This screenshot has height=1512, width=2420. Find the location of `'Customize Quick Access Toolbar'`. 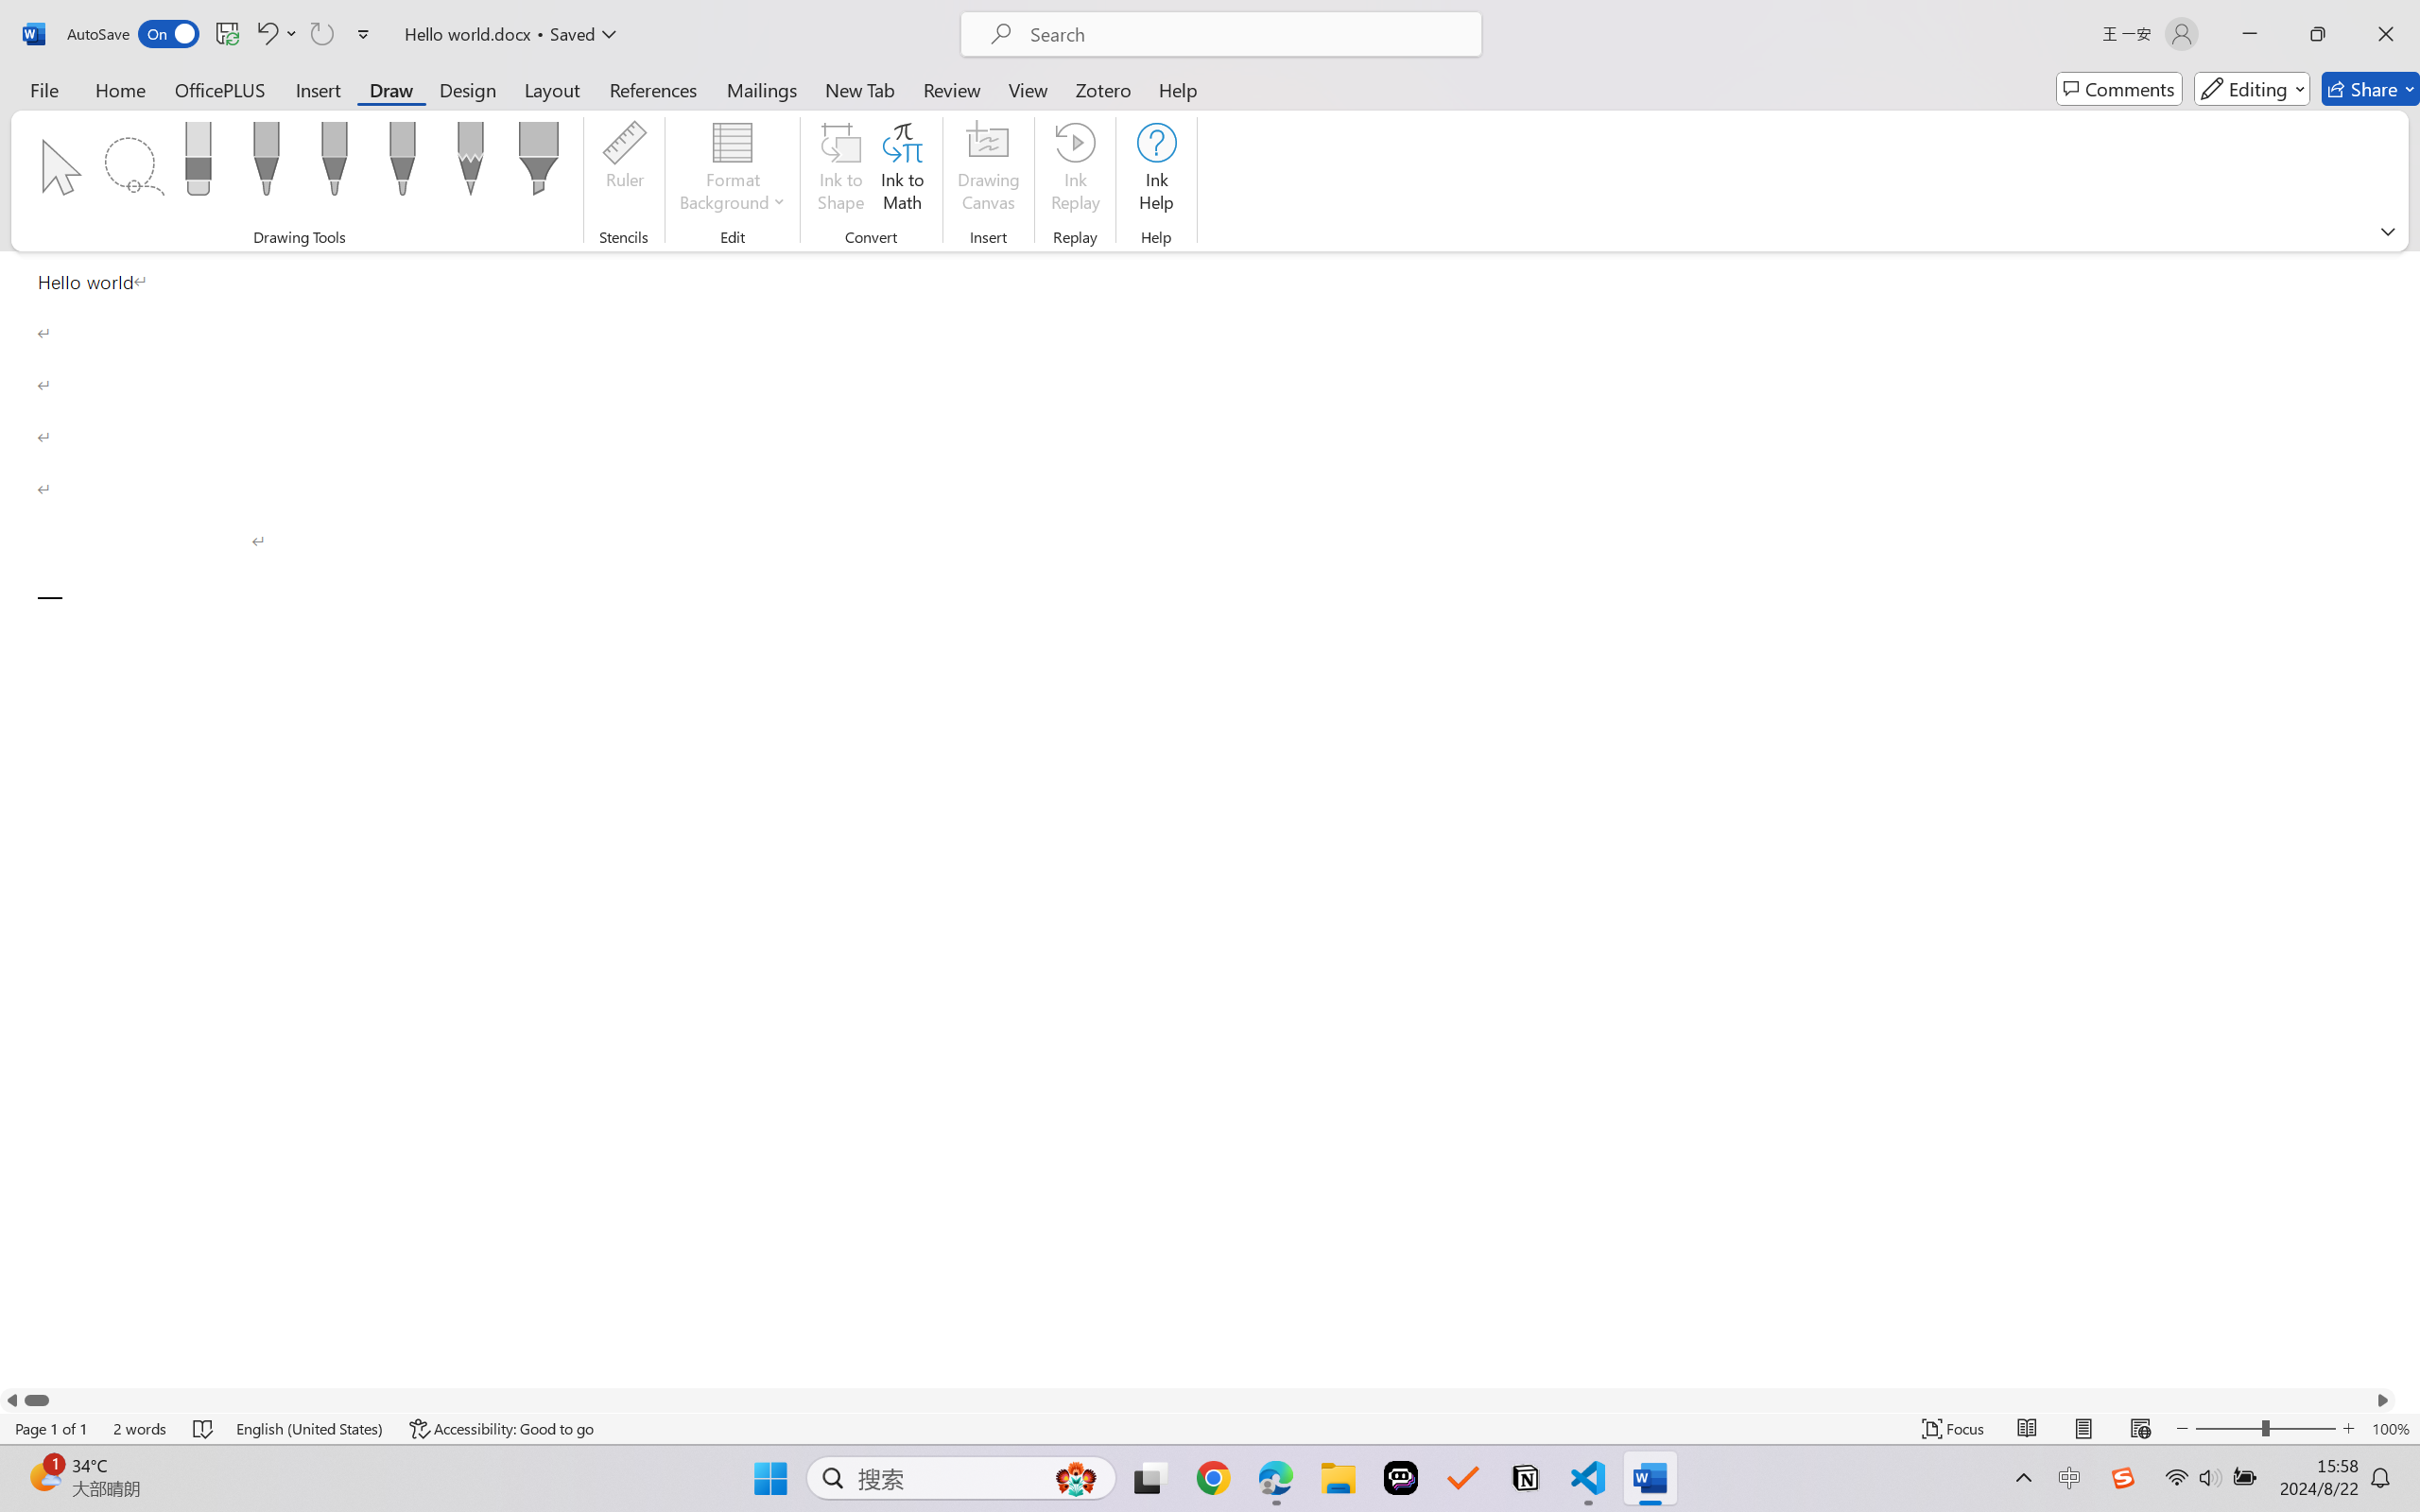

'Customize Quick Access Toolbar' is located at coordinates (363, 33).